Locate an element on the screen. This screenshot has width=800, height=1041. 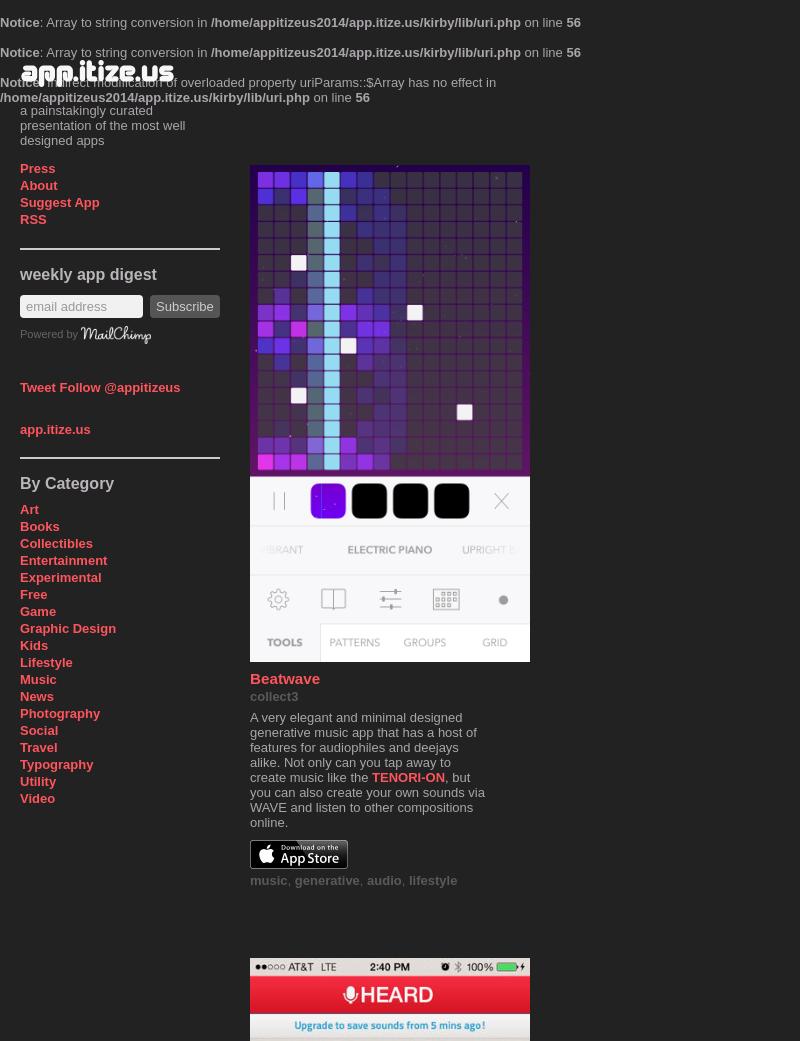
'Beatwave' is located at coordinates (285, 677).